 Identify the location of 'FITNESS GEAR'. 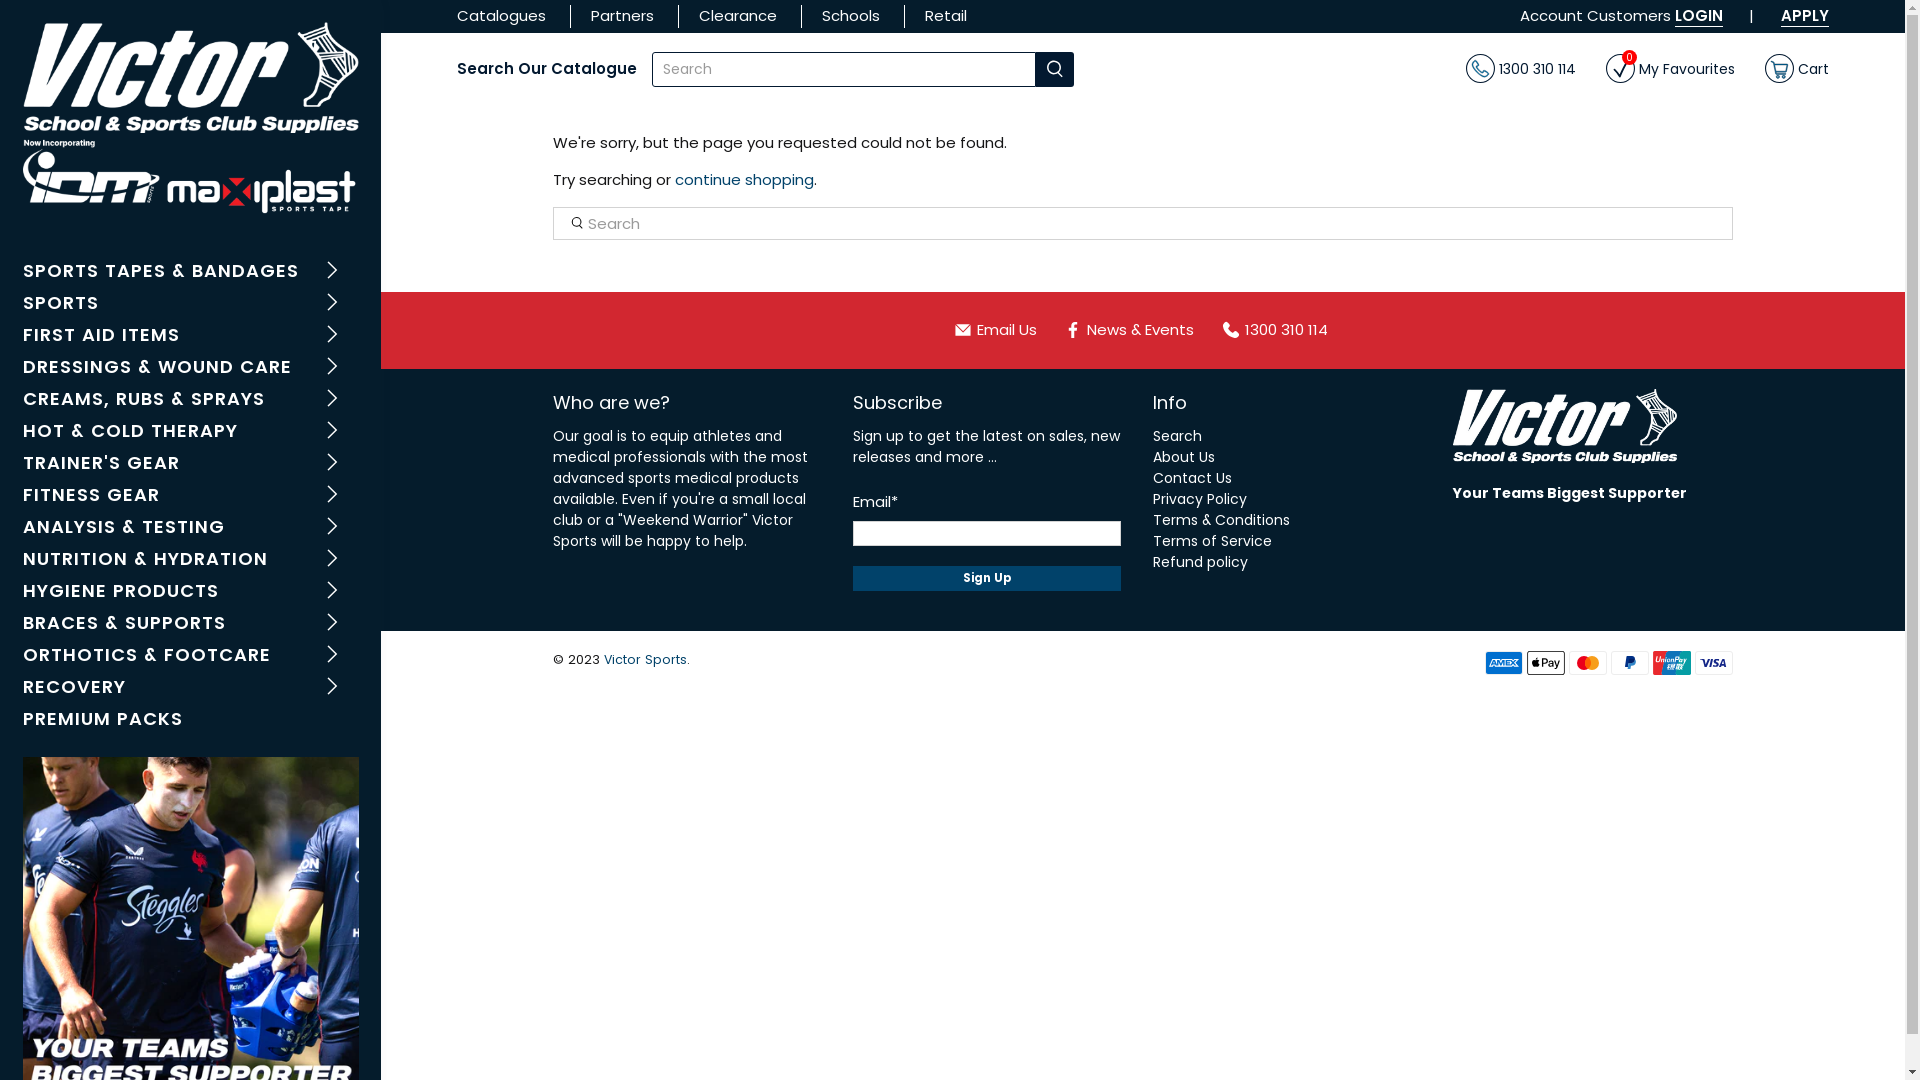
(190, 496).